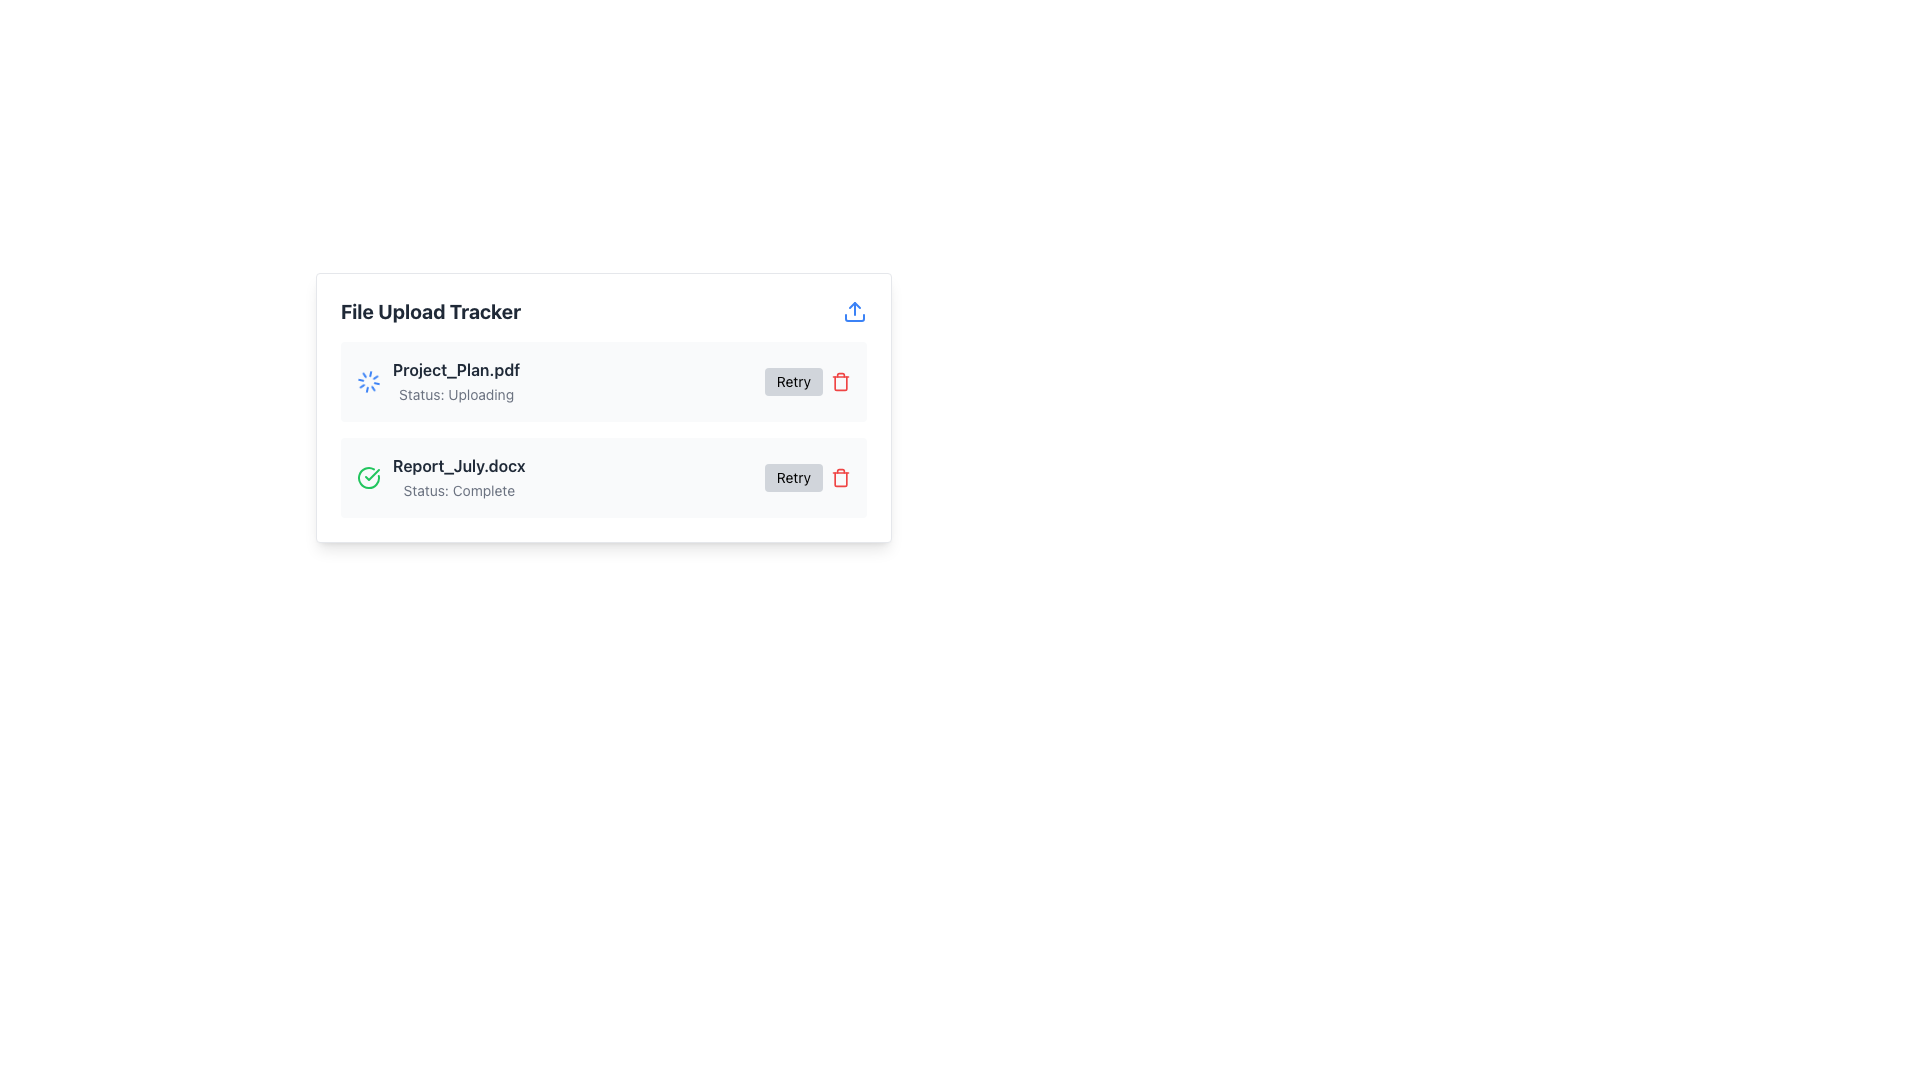  What do you see at coordinates (455, 394) in the screenshot?
I see `the text label displaying 'Status: Uploading', which is located directly beneath 'Project_Plan.pdf' in the file upload tracker interface` at bounding box center [455, 394].